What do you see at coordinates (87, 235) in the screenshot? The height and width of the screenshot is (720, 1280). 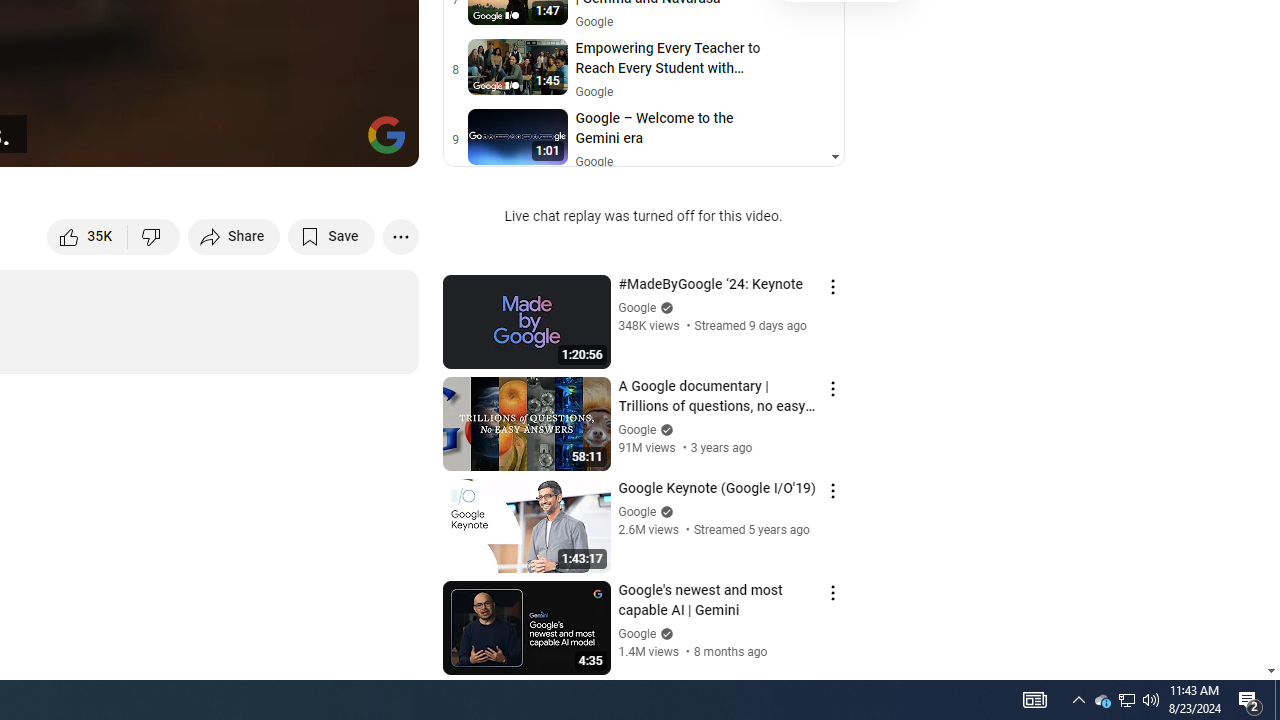 I see `'like this video along with 35,367 other people'` at bounding box center [87, 235].